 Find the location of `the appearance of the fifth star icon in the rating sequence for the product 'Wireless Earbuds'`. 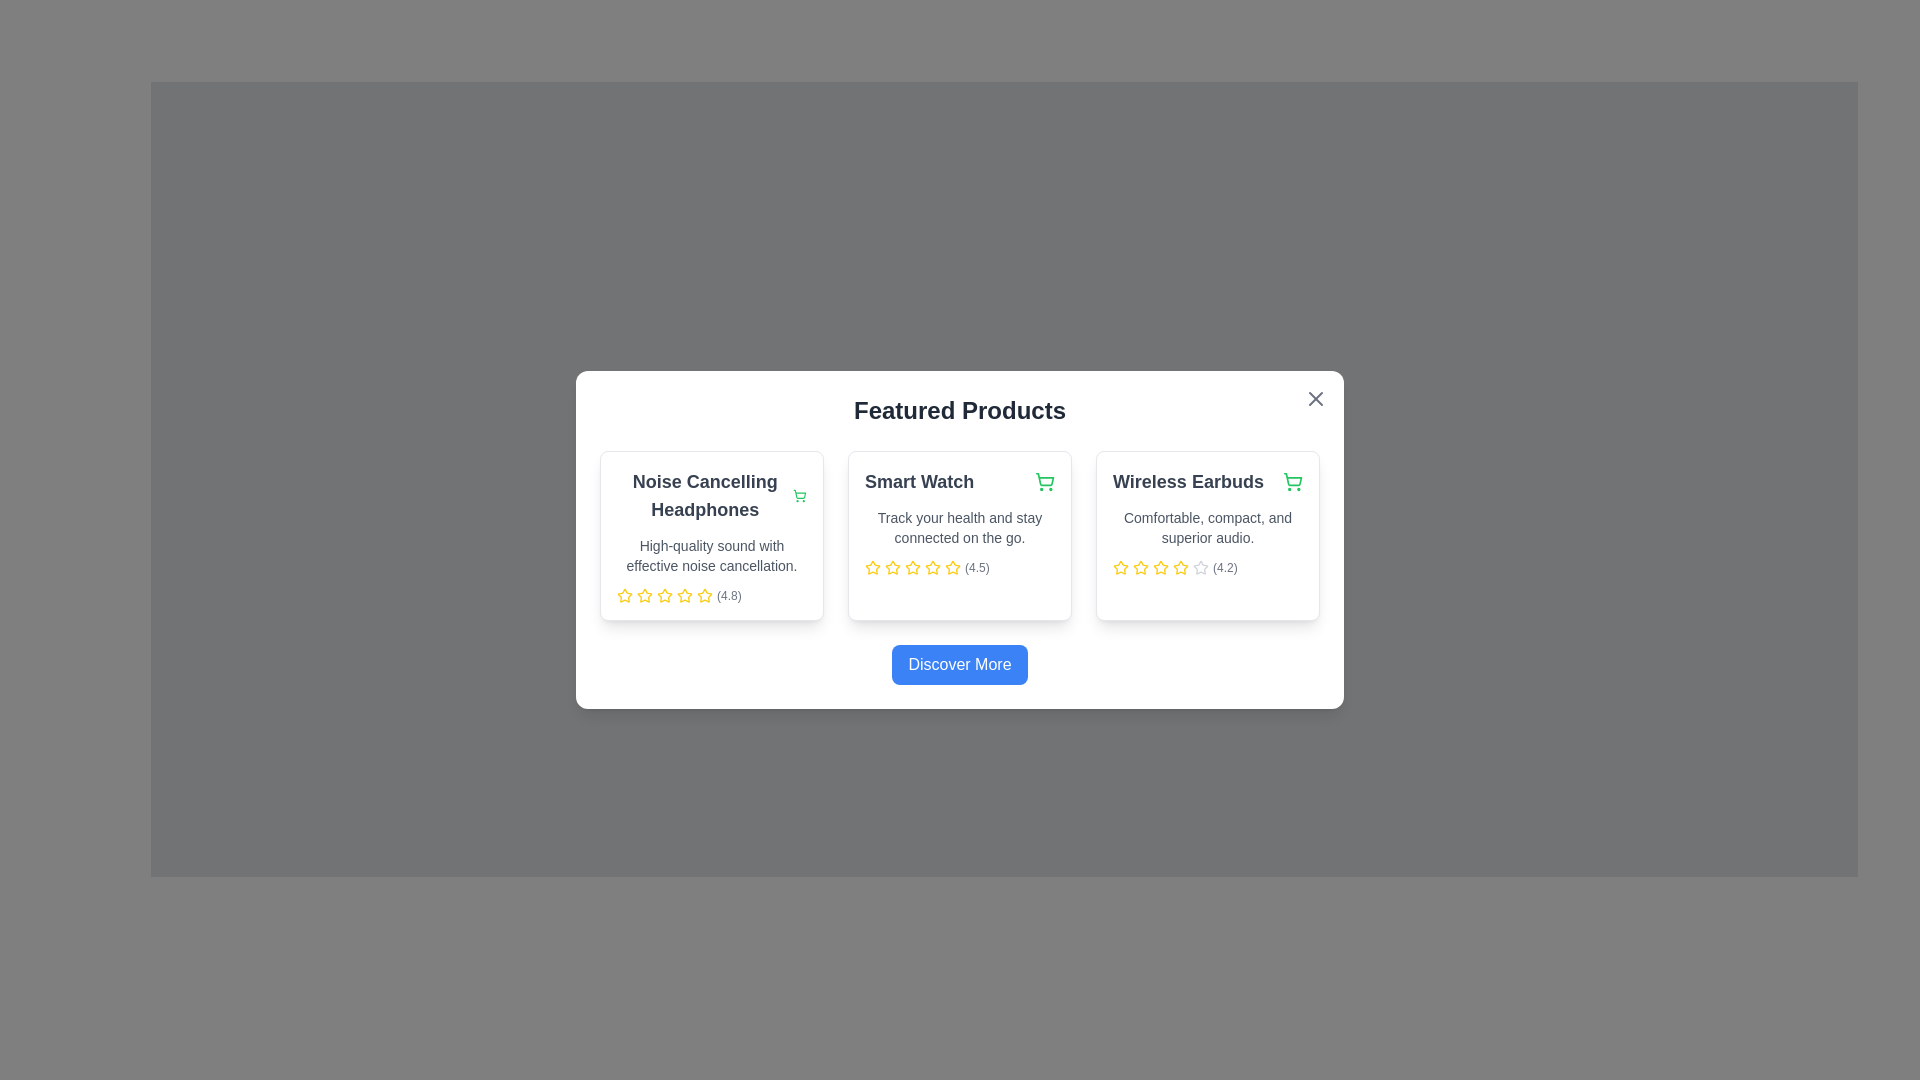

the appearance of the fifth star icon in the rating sequence for the product 'Wireless Earbuds' is located at coordinates (1180, 567).